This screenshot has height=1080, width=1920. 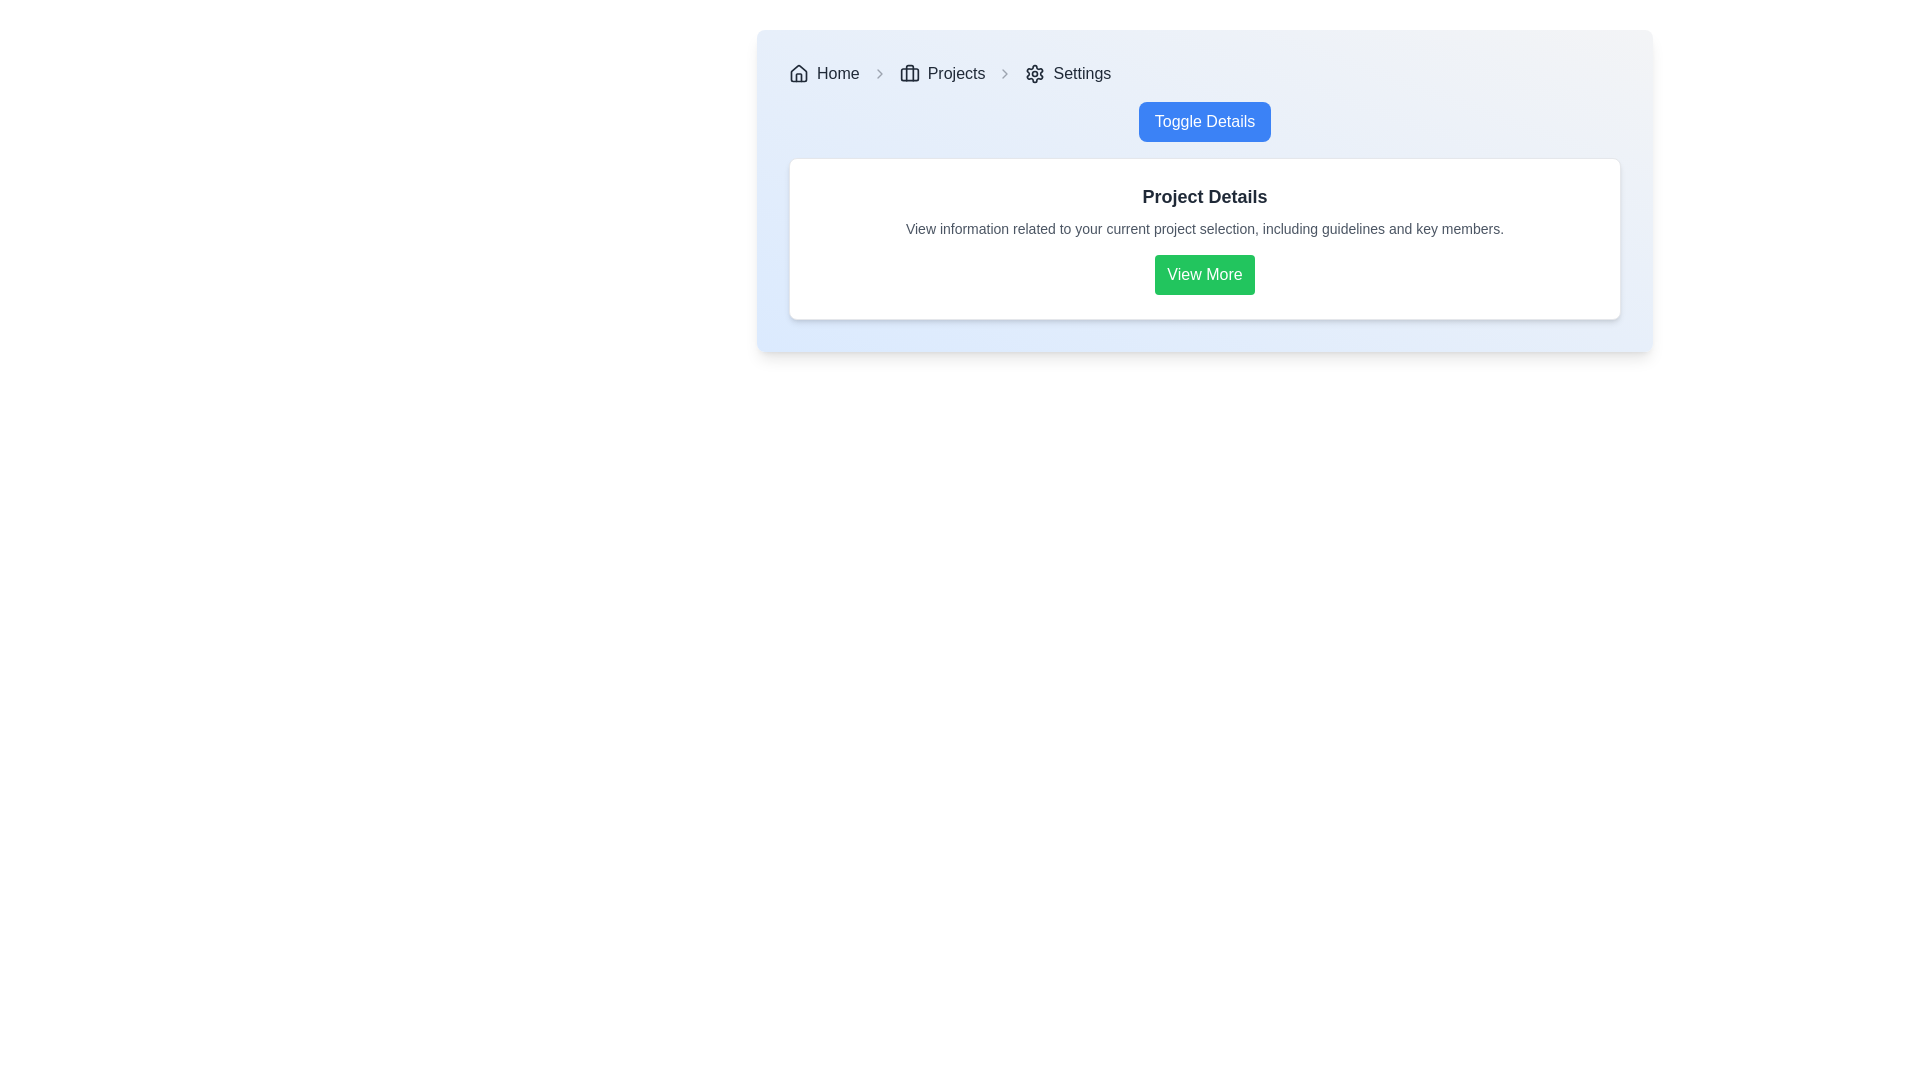 What do you see at coordinates (1203, 227) in the screenshot?
I see `the supplementary information text label located beneath the 'Project Details' title and above the 'View More' green action button, within a white card` at bounding box center [1203, 227].